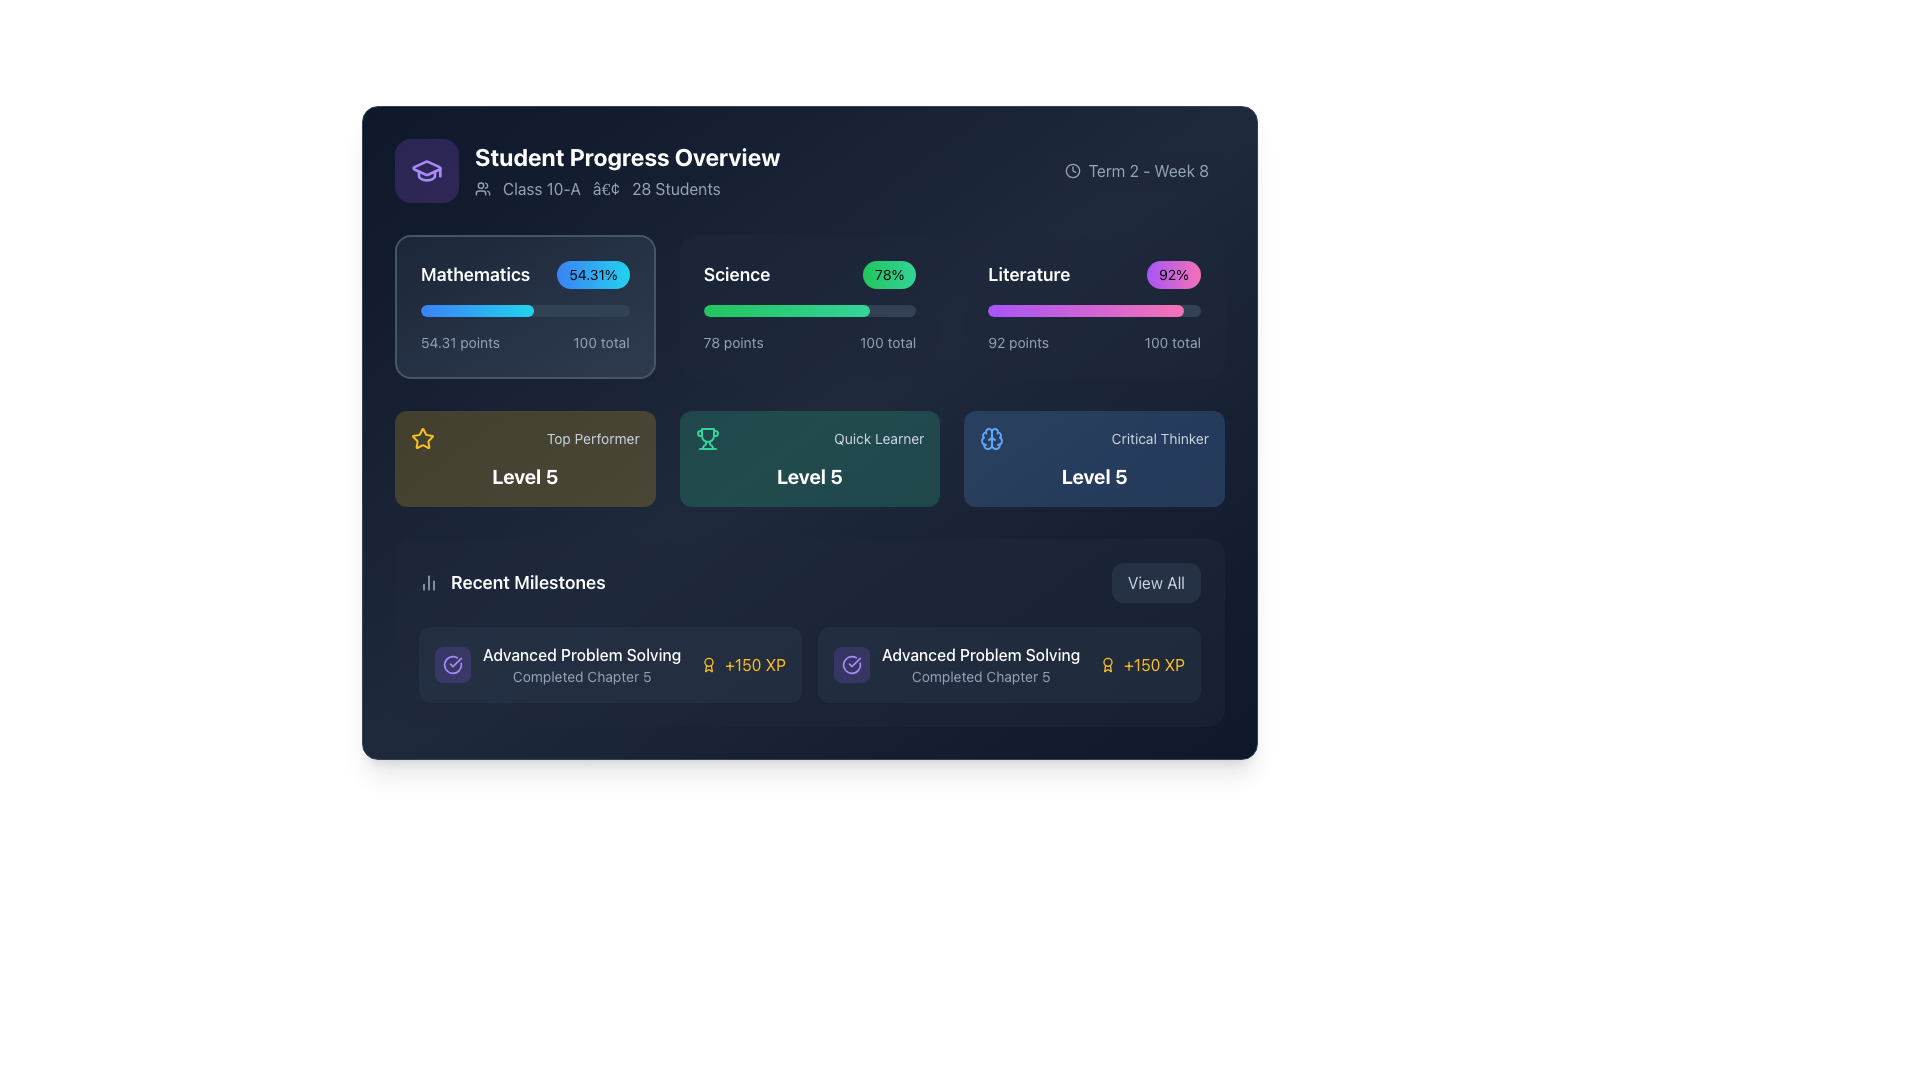 This screenshot has height=1080, width=1920. Describe the element at coordinates (956, 664) in the screenshot. I see `the Informational card that provides details about the 'Advanced Problem Solving' milestone, located in the second slot of the 'Recent Milestones' section` at that location.